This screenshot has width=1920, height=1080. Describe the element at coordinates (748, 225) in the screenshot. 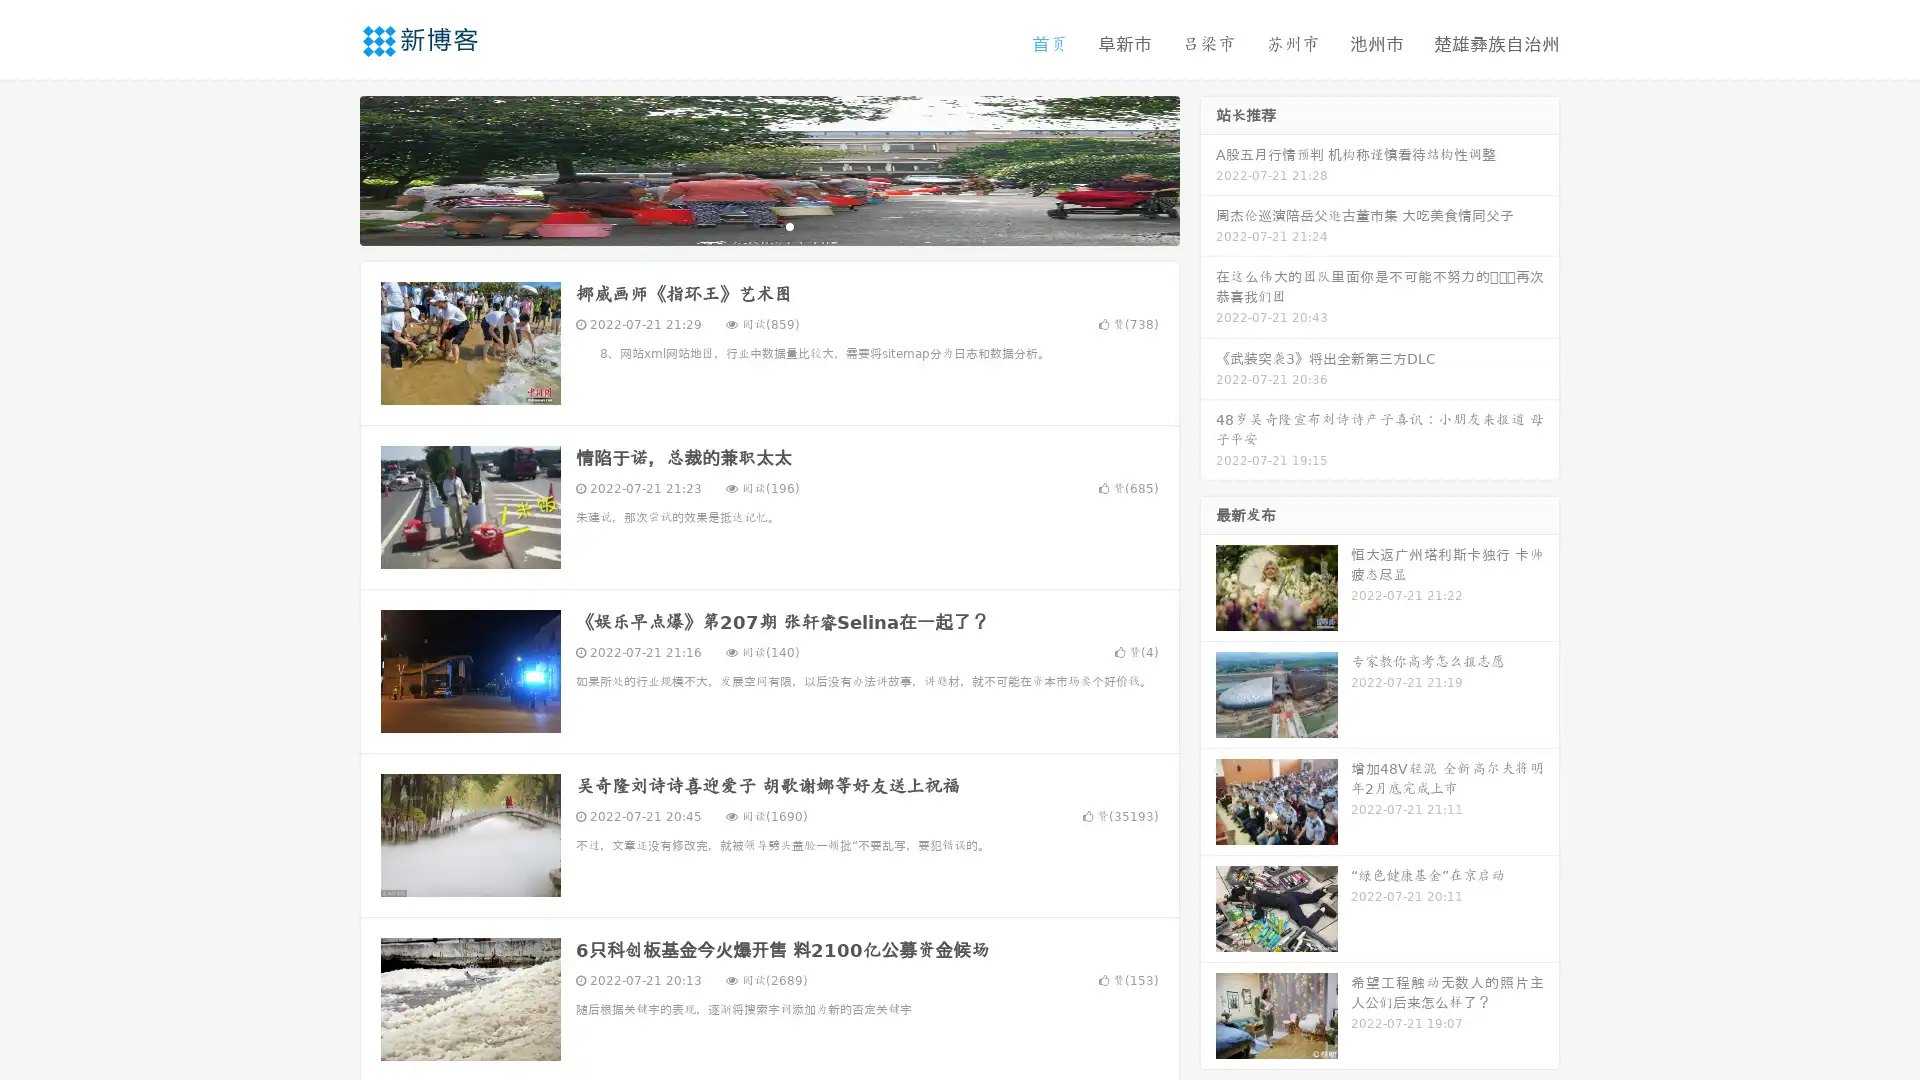

I see `Go to slide 1` at that location.